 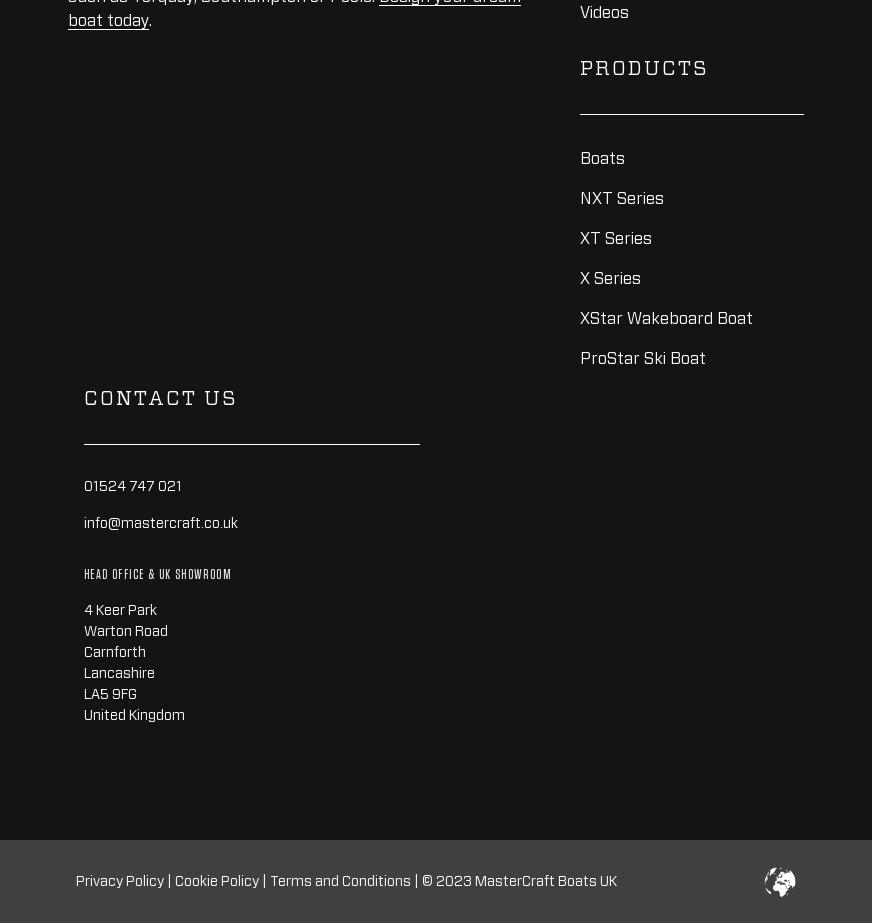 I want to click on 'LA5 9FG', so click(x=82, y=693).